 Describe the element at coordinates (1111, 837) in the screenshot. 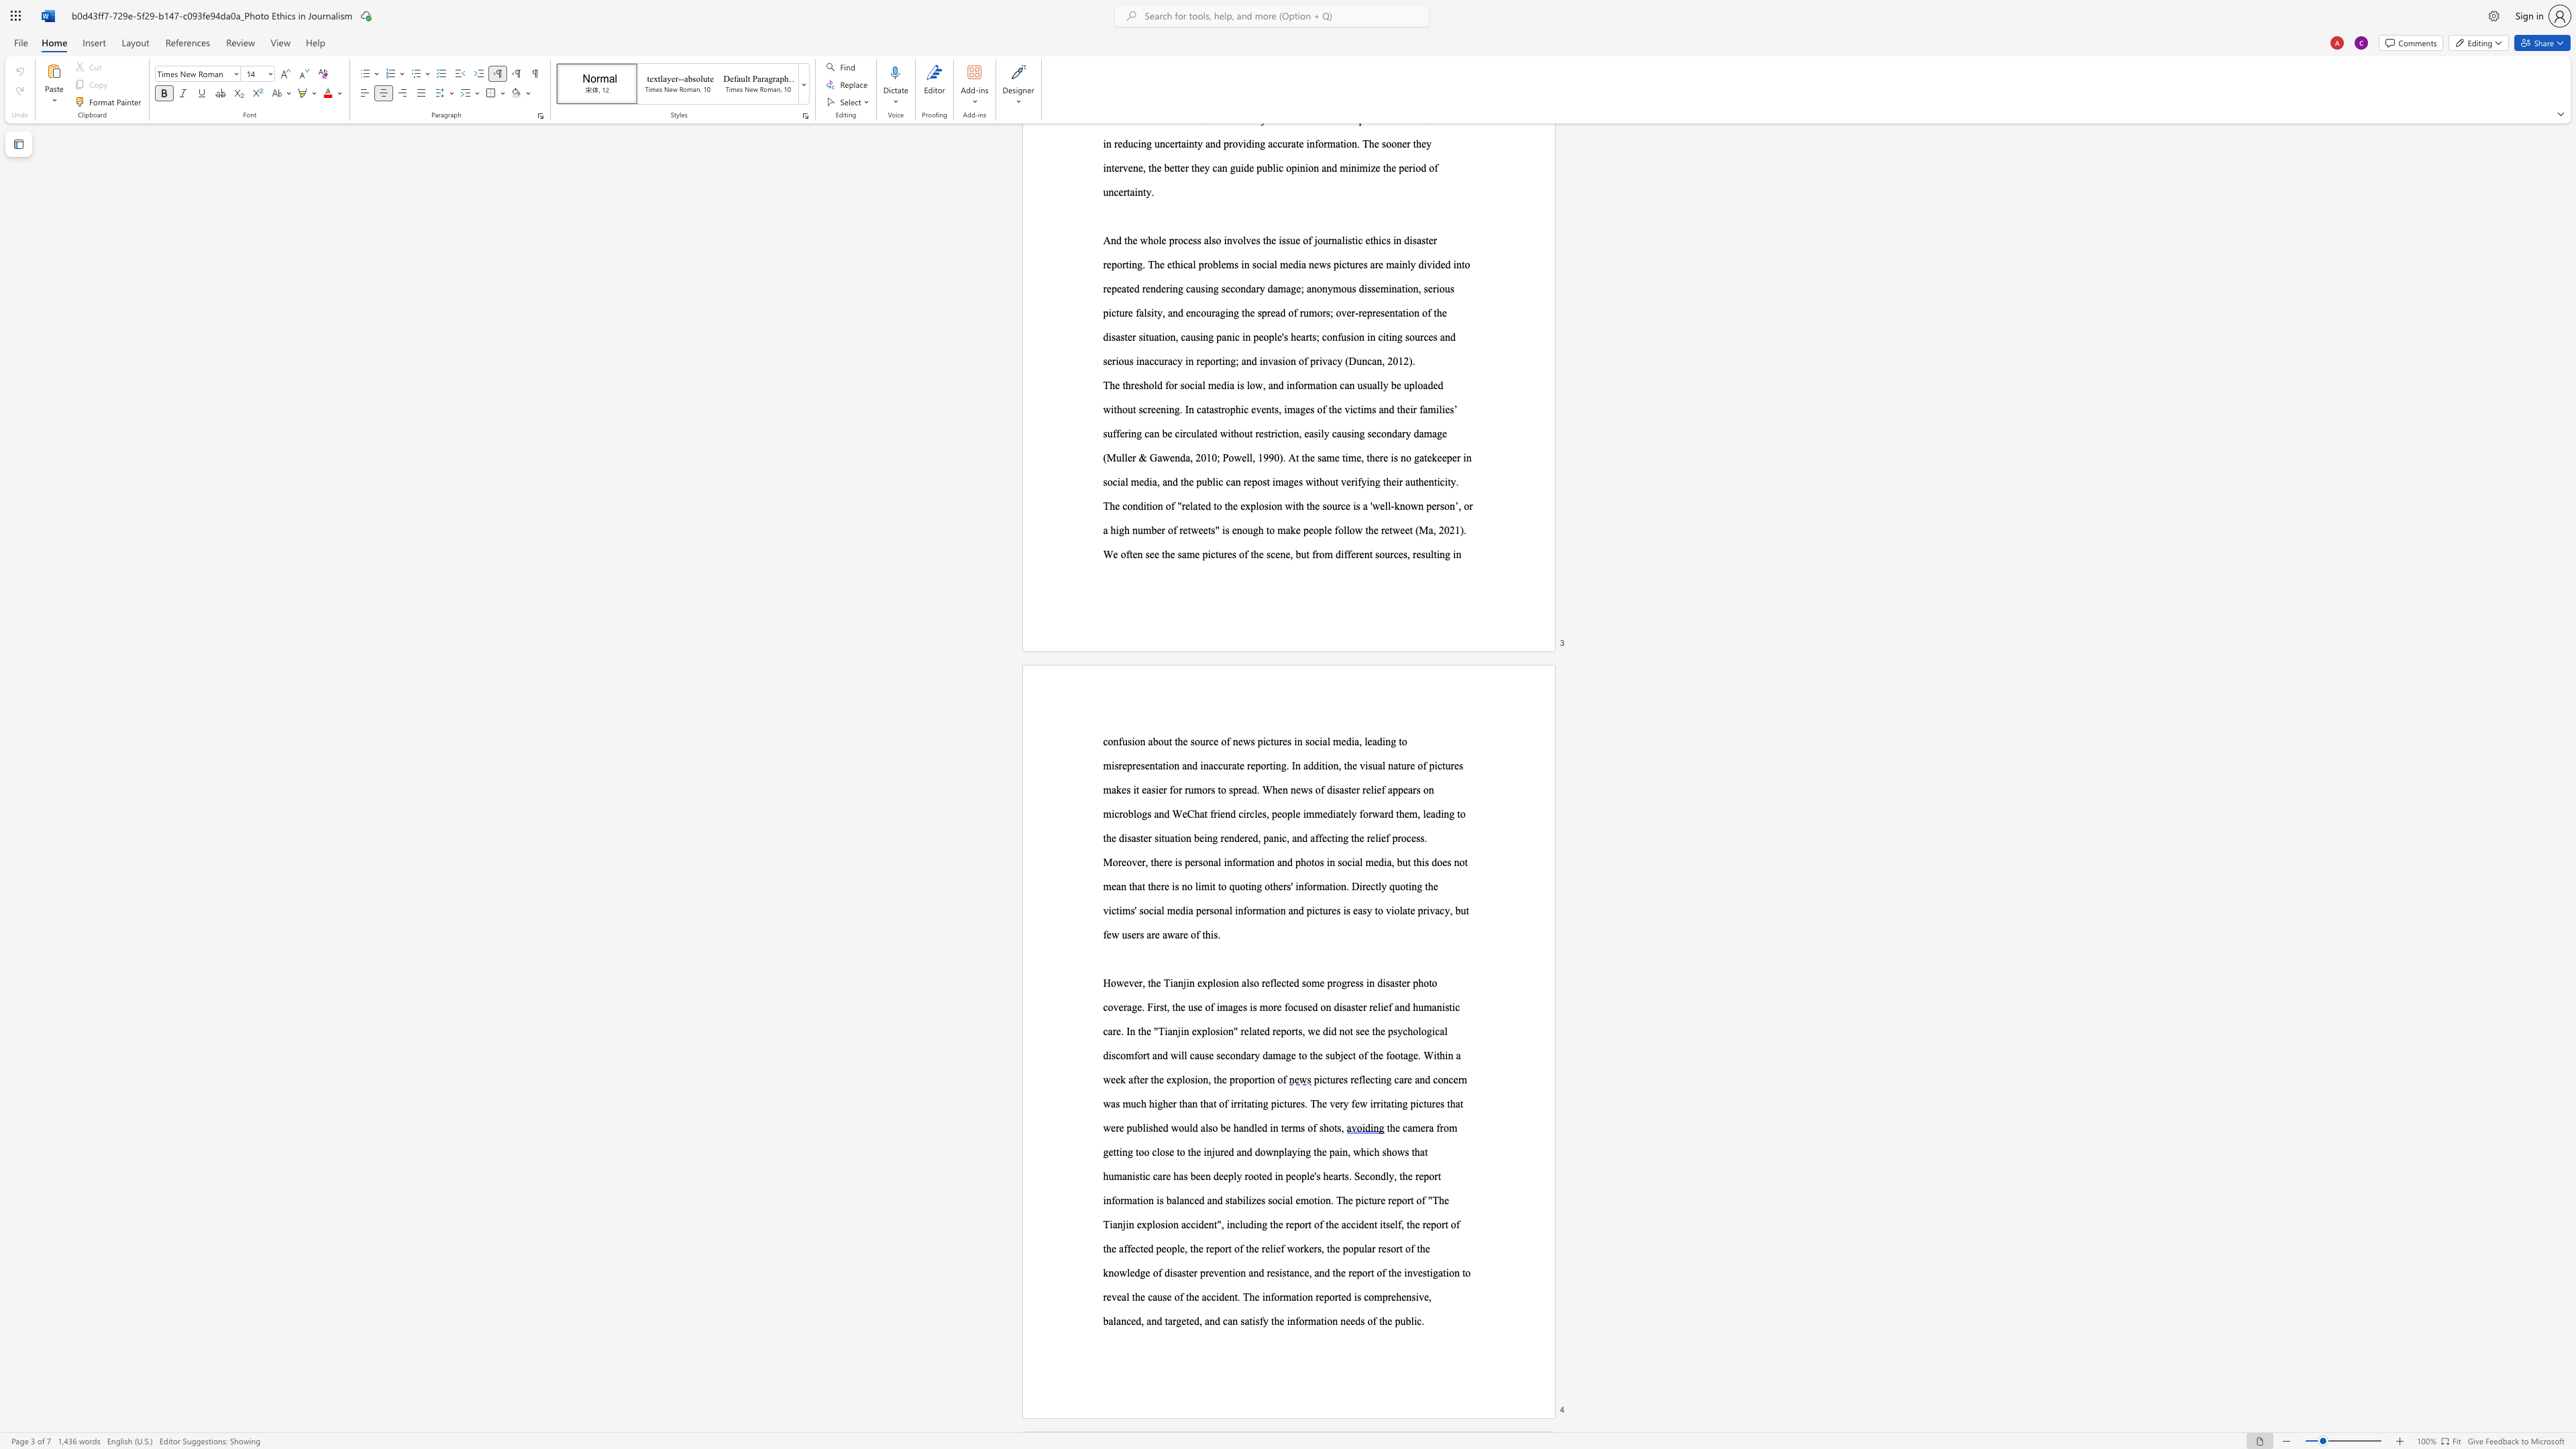

I see `the subset text "e d" within the text "them, leading to the disaster situation being"` at that location.